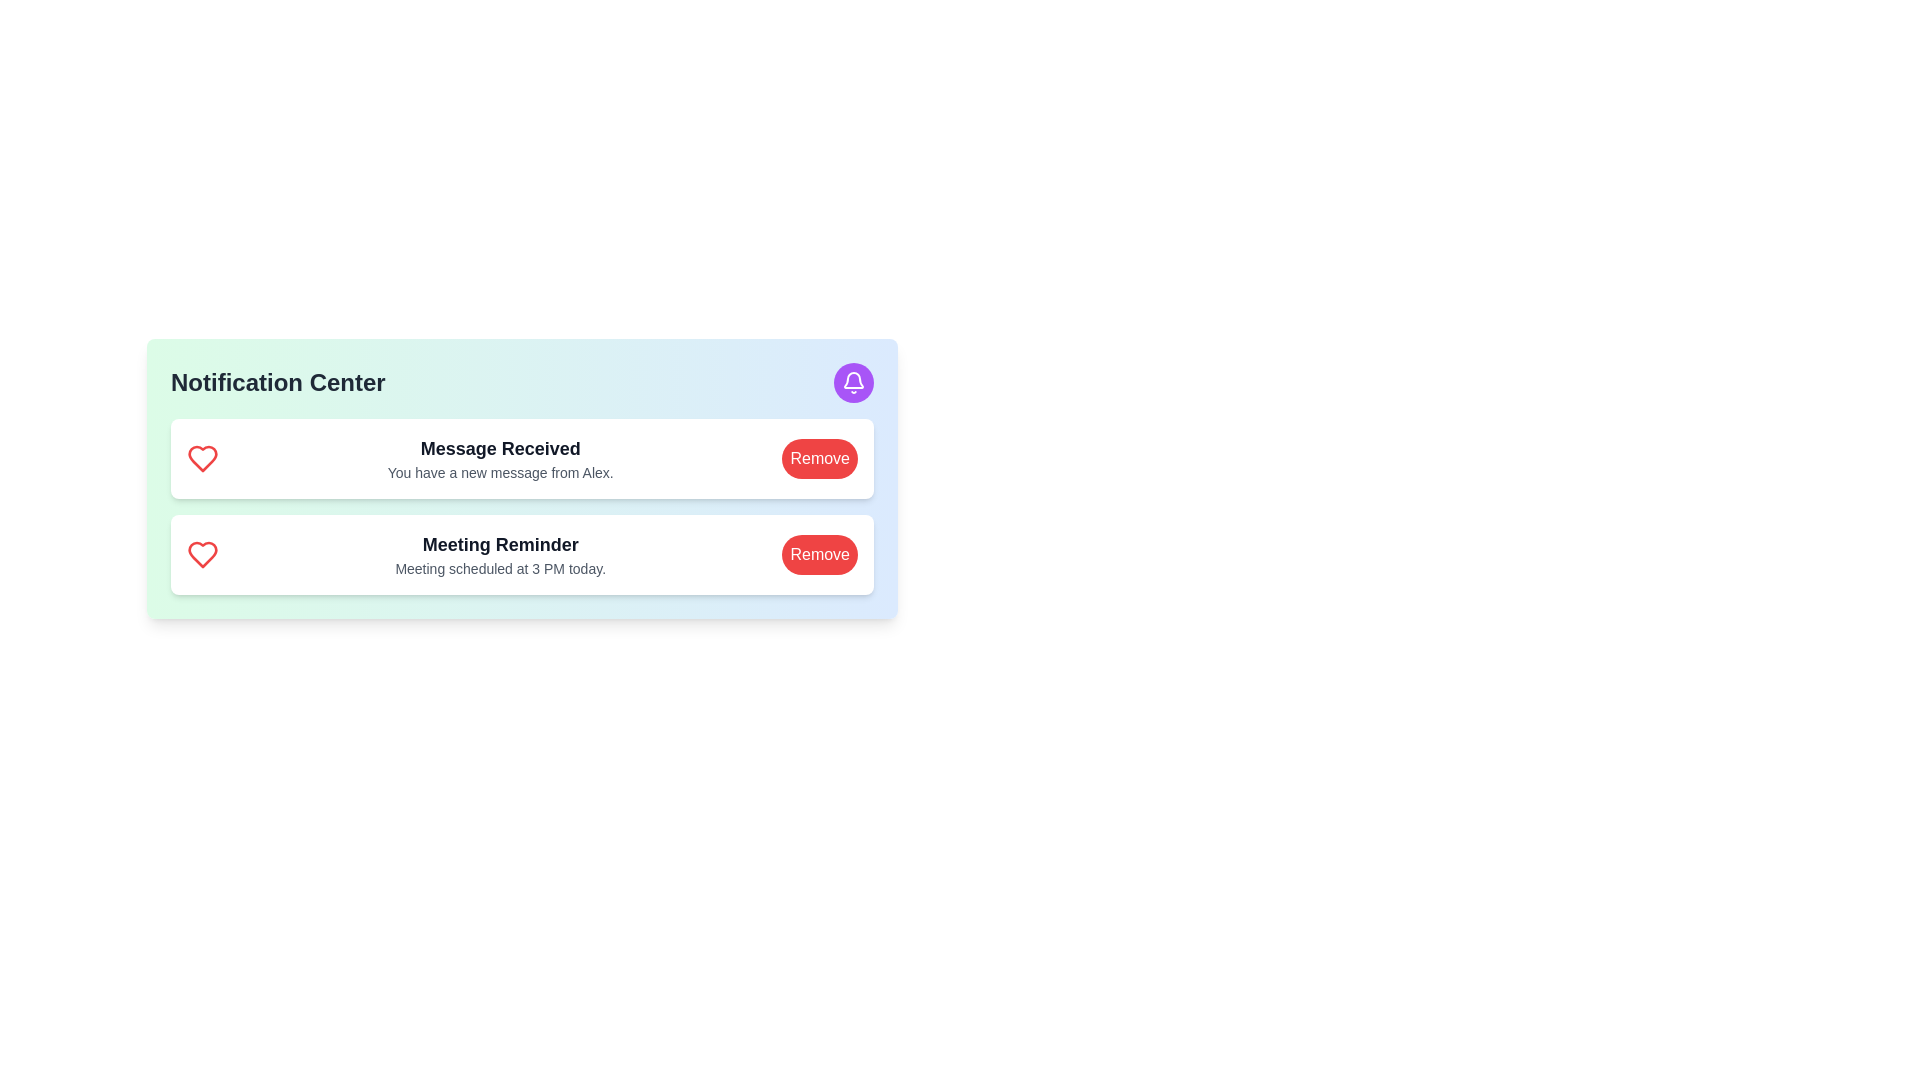 The height and width of the screenshot is (1080, 1920). Describe the element at coordinates (202, 459) in the screenshot. I see `the red heart icon located to the left of the 'Meeting Reminder' title in the second notification entry` at that location.